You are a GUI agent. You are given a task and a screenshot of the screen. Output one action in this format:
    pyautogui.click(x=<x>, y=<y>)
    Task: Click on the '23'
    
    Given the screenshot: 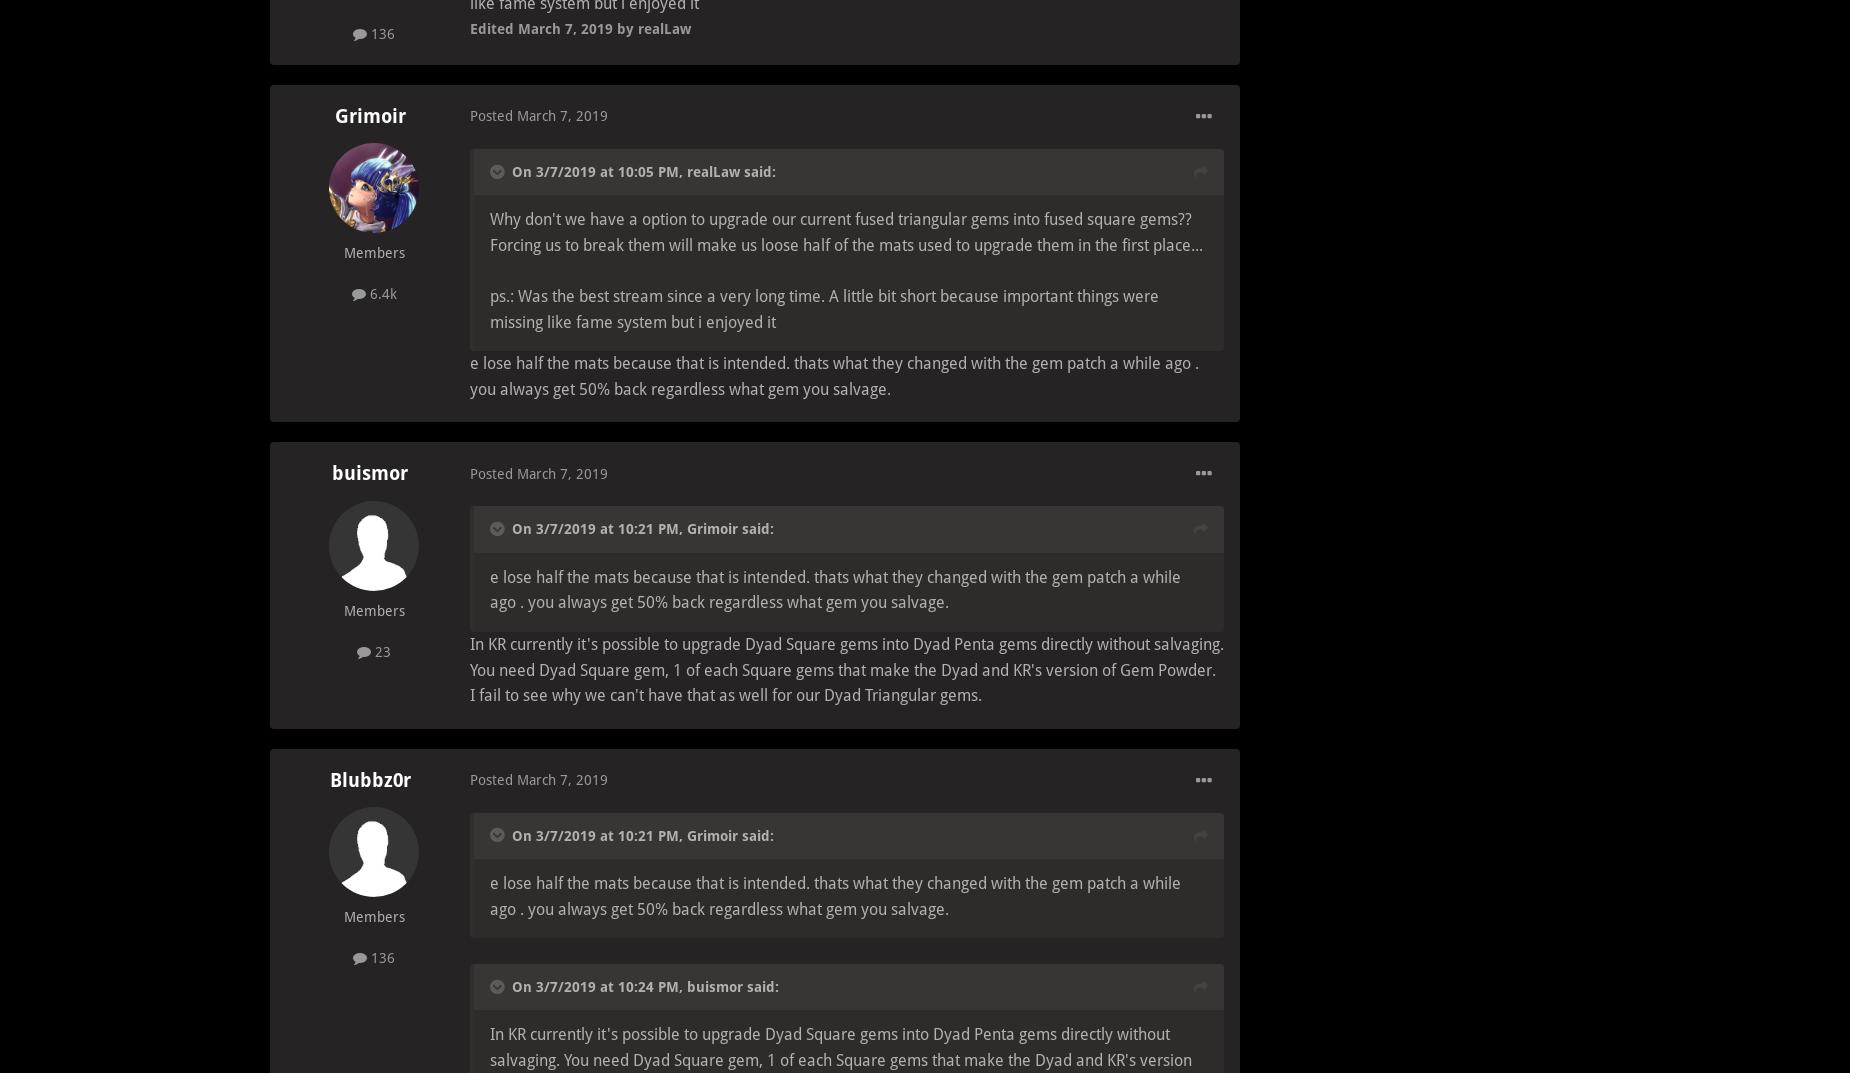 What is the action you would take?
    pyautogui.click(x=369, y=649)
    